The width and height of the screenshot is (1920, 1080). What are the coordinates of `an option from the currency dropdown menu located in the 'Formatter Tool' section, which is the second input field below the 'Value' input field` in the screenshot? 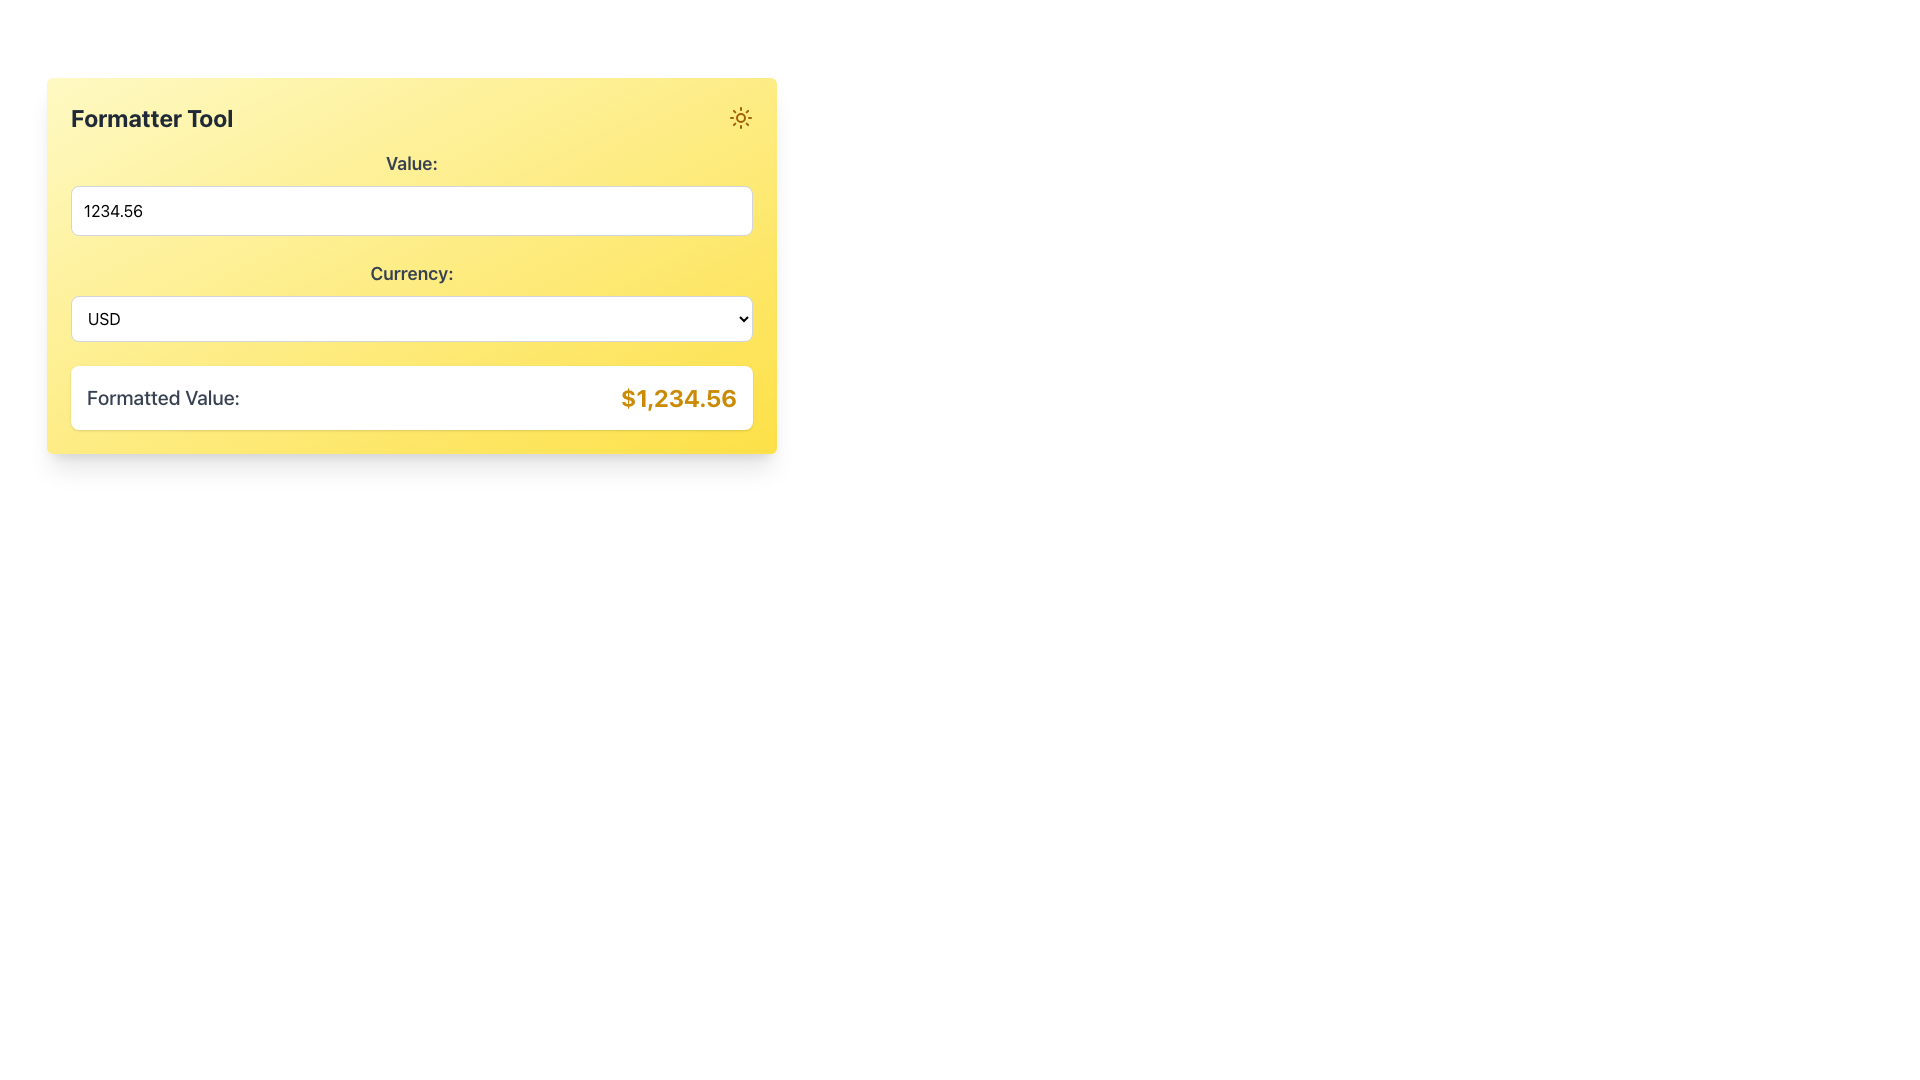 It's located at (411, 300).